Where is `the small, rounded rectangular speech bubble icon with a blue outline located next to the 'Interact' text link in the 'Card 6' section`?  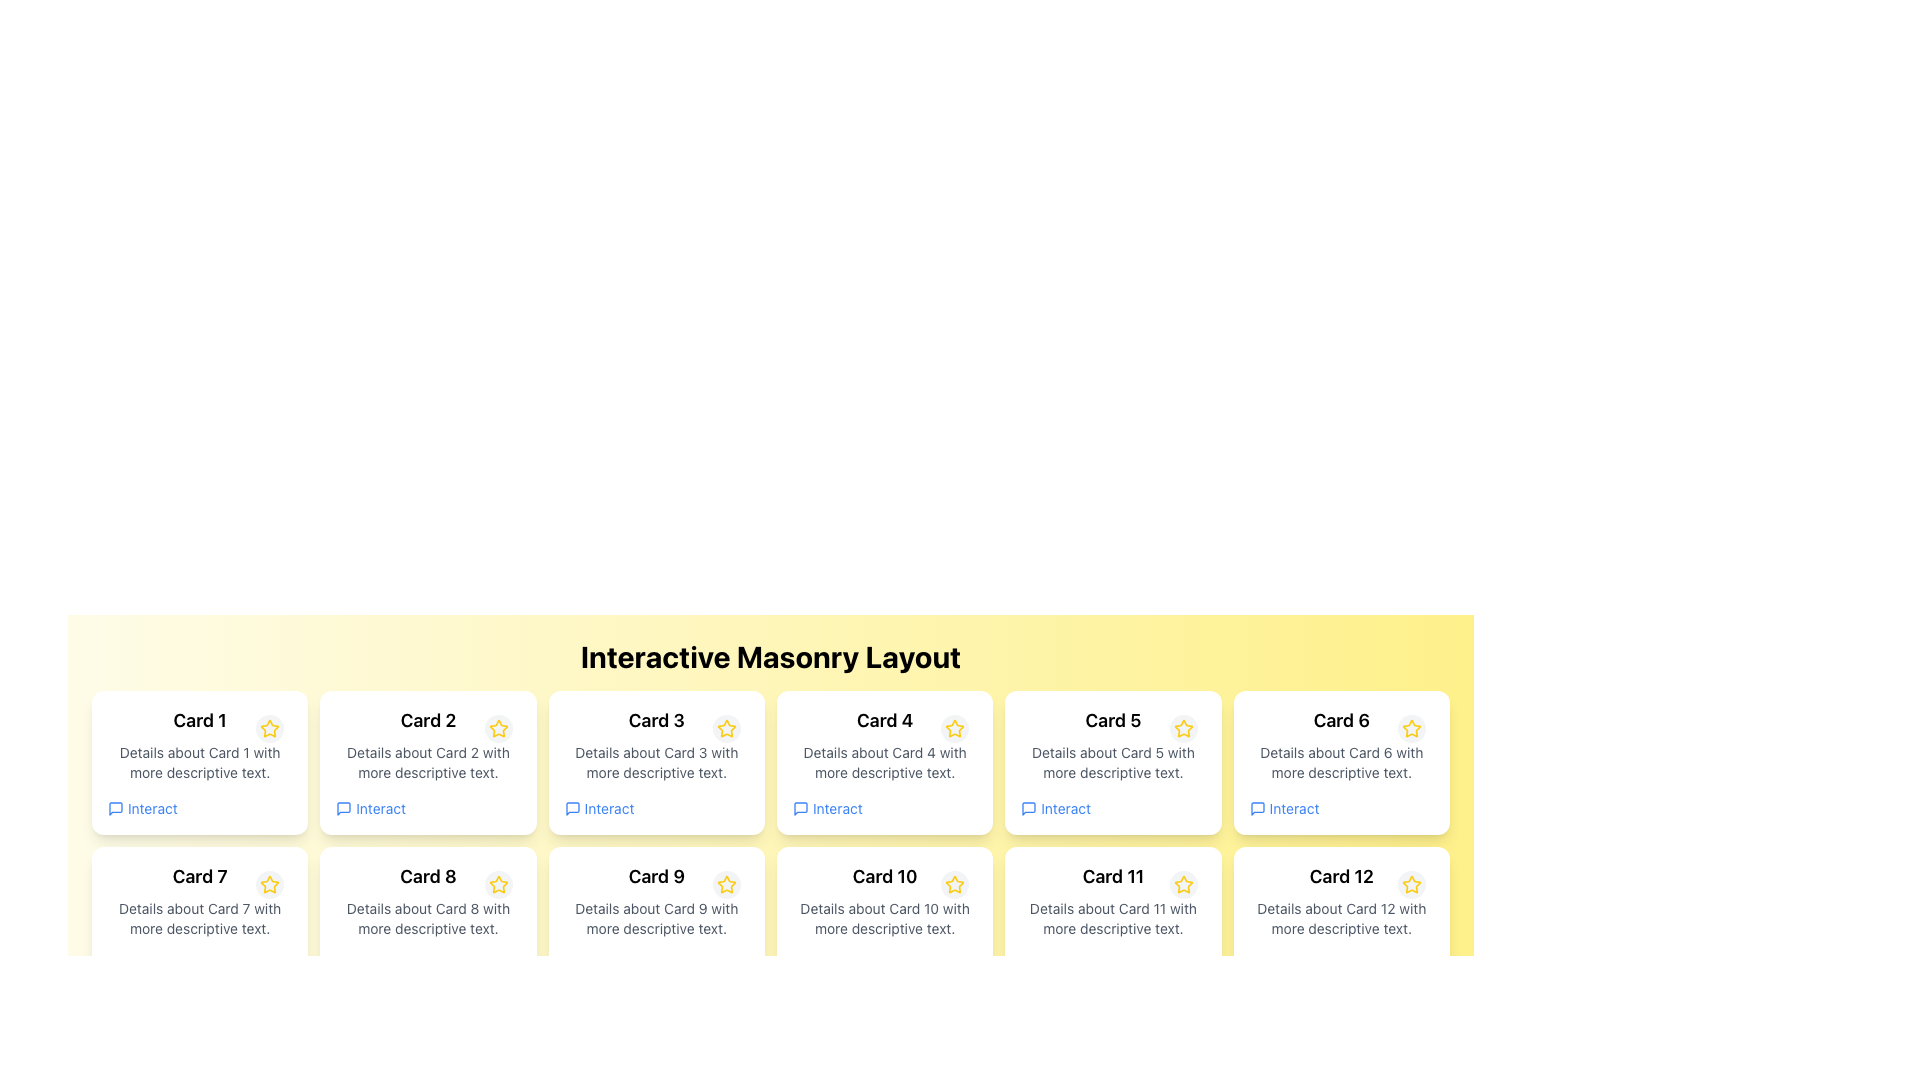 the small, rounded rectangular speech bubble icon with a blue outline located next to the 'Interact' text link in the 'Card 6' section is located at coordinates (1256, 808).